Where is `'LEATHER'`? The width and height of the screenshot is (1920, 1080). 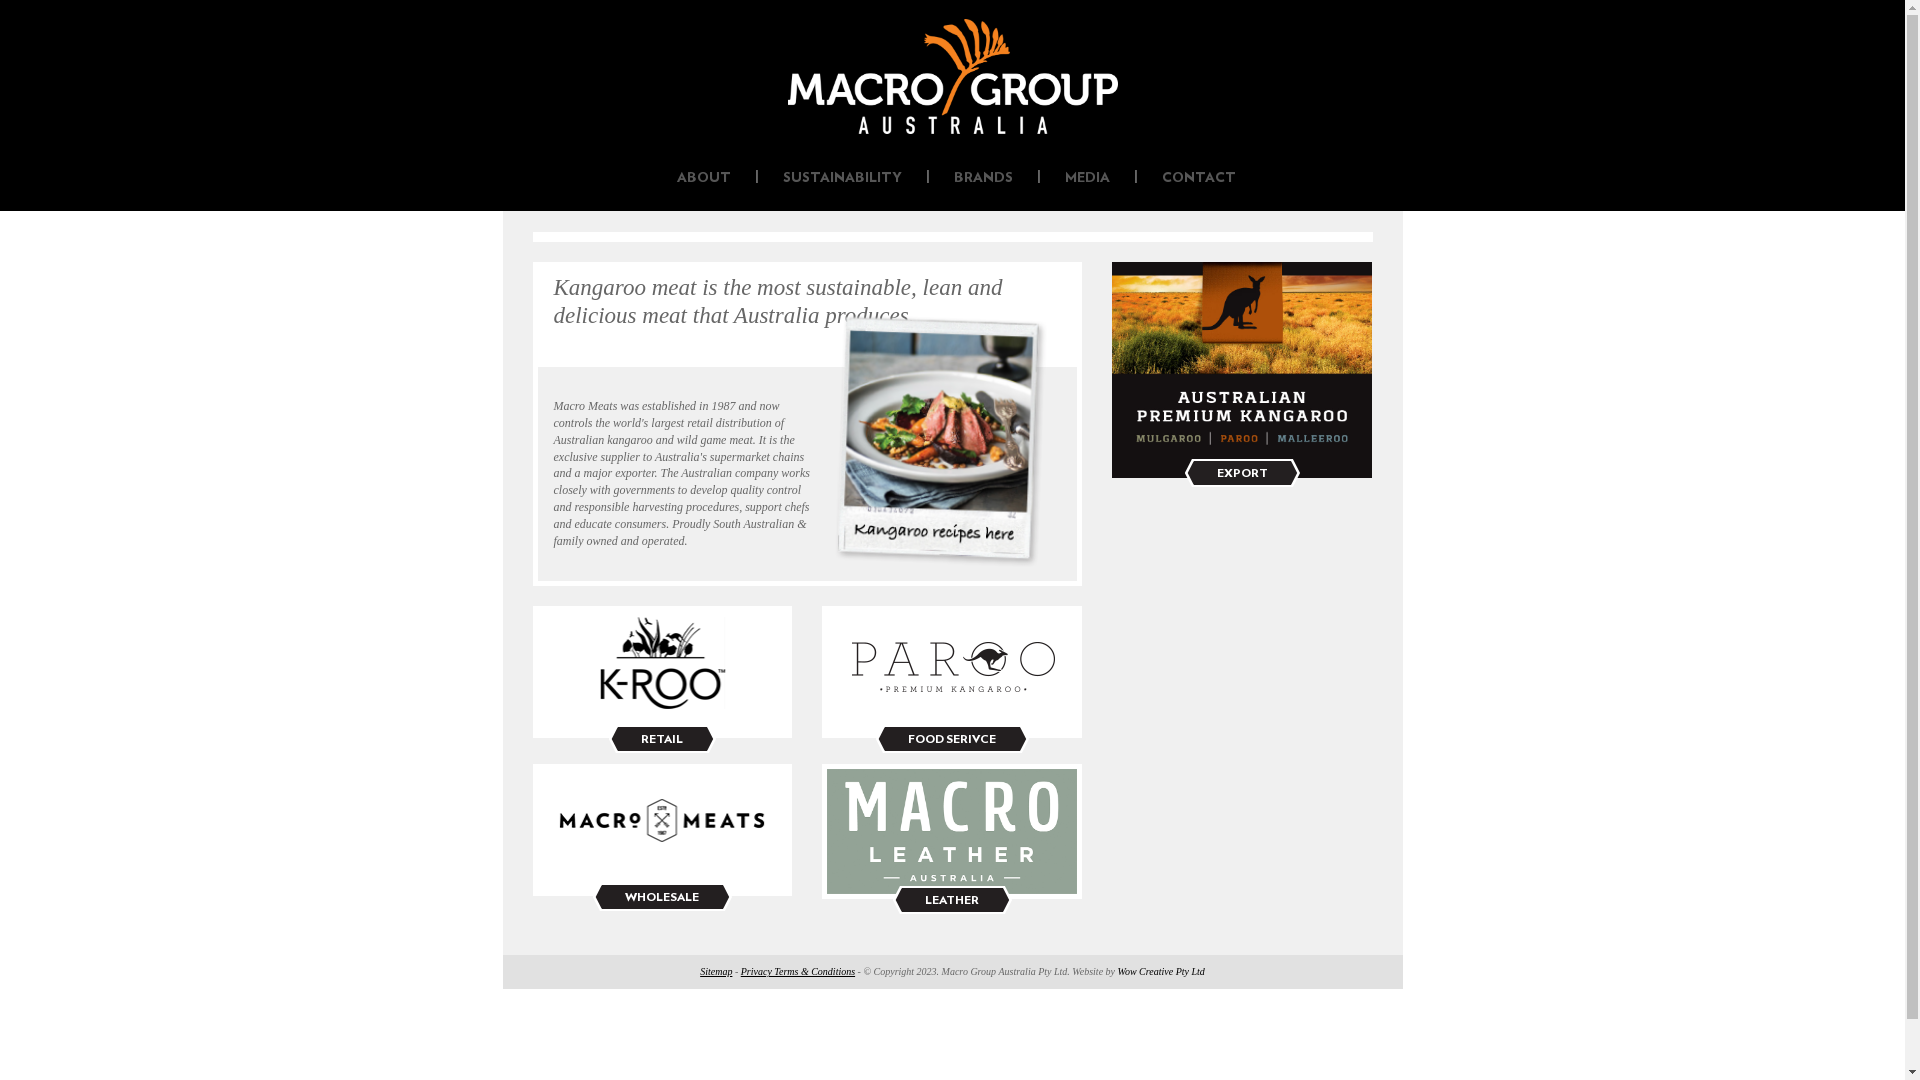 'LEATHER' is located at coordinates (950, 898).